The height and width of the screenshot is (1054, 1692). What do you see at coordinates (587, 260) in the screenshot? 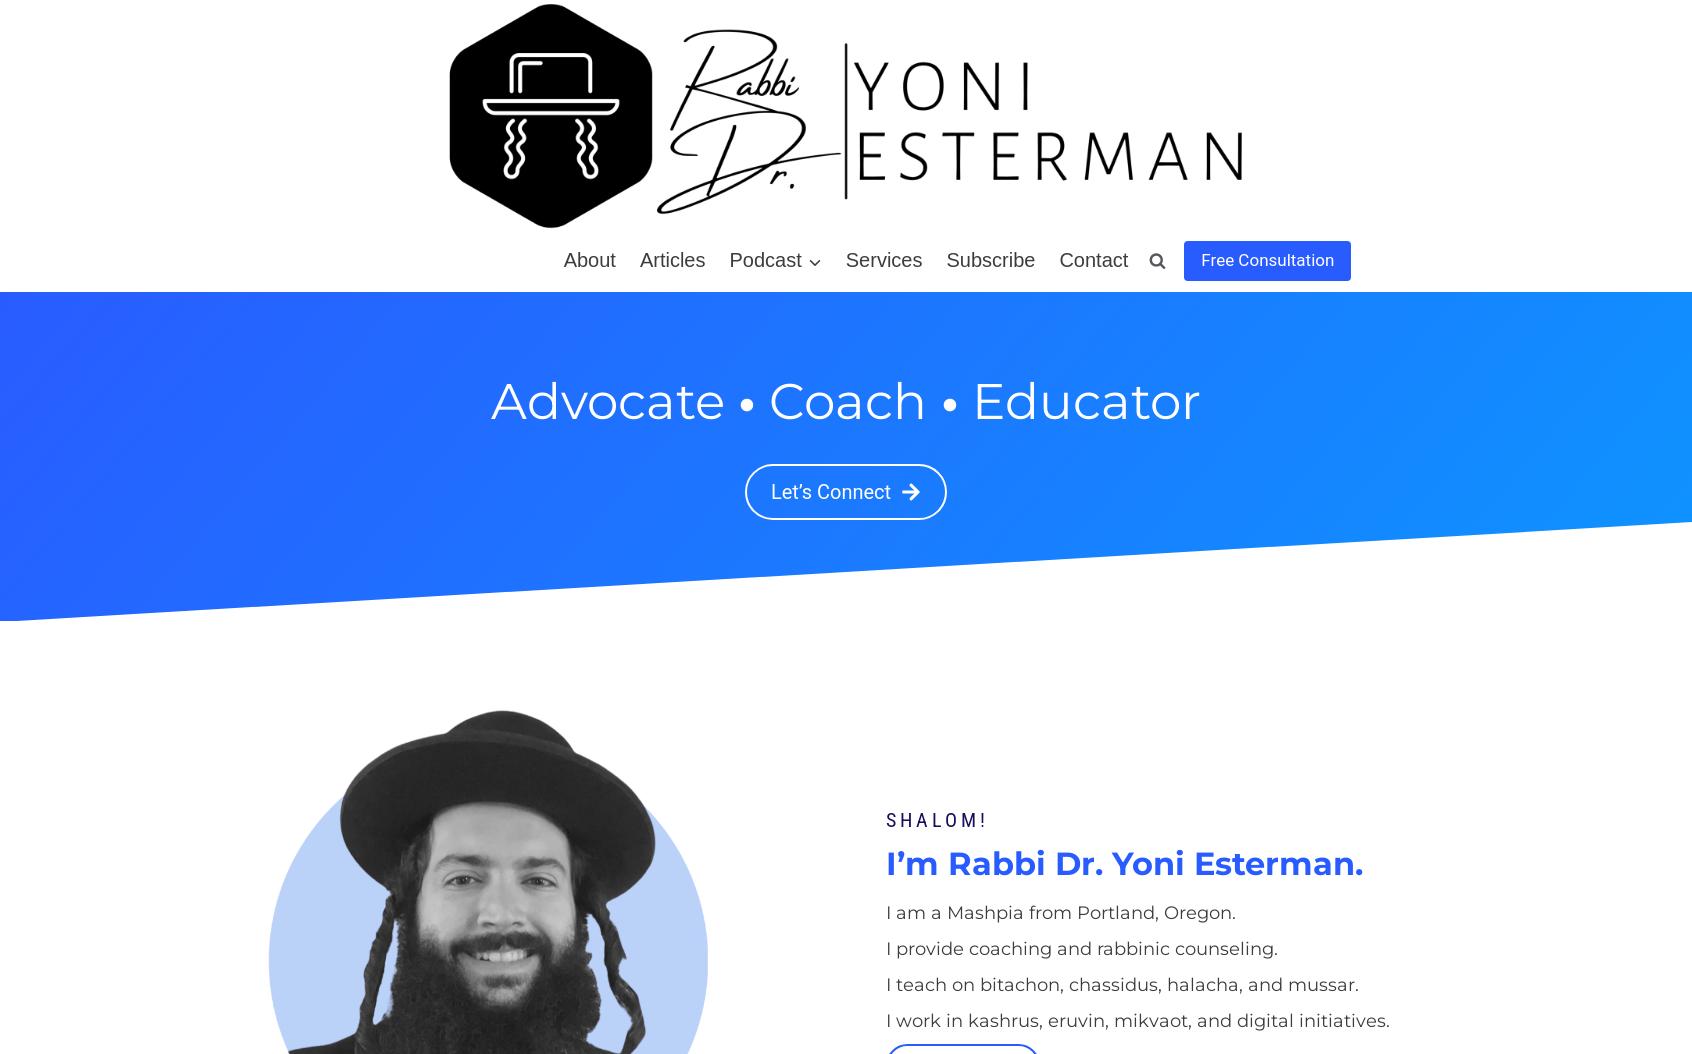
I see `'About'` at bounding box center [587, 260].